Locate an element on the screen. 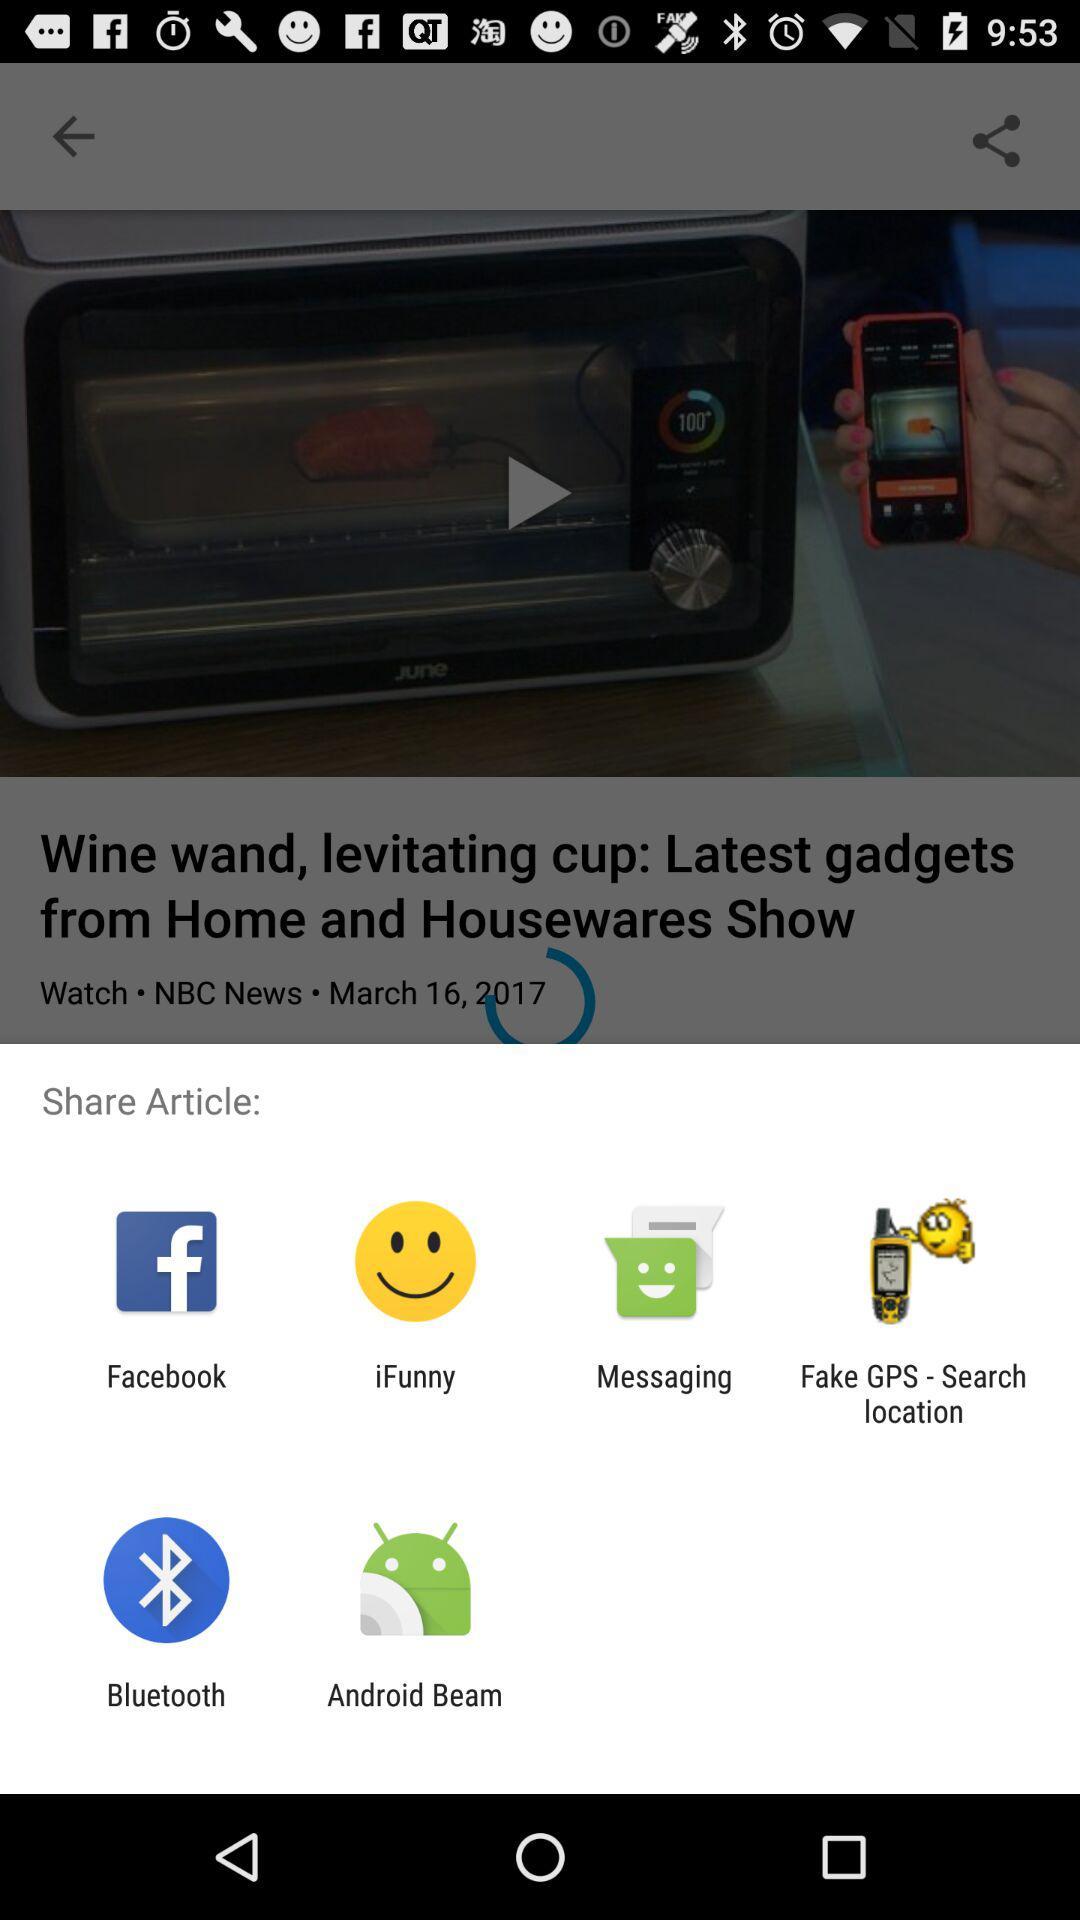 This screenshot has width=1080, height=1920. the app next to fake gps search icon is located at coordinates (664, 1392).